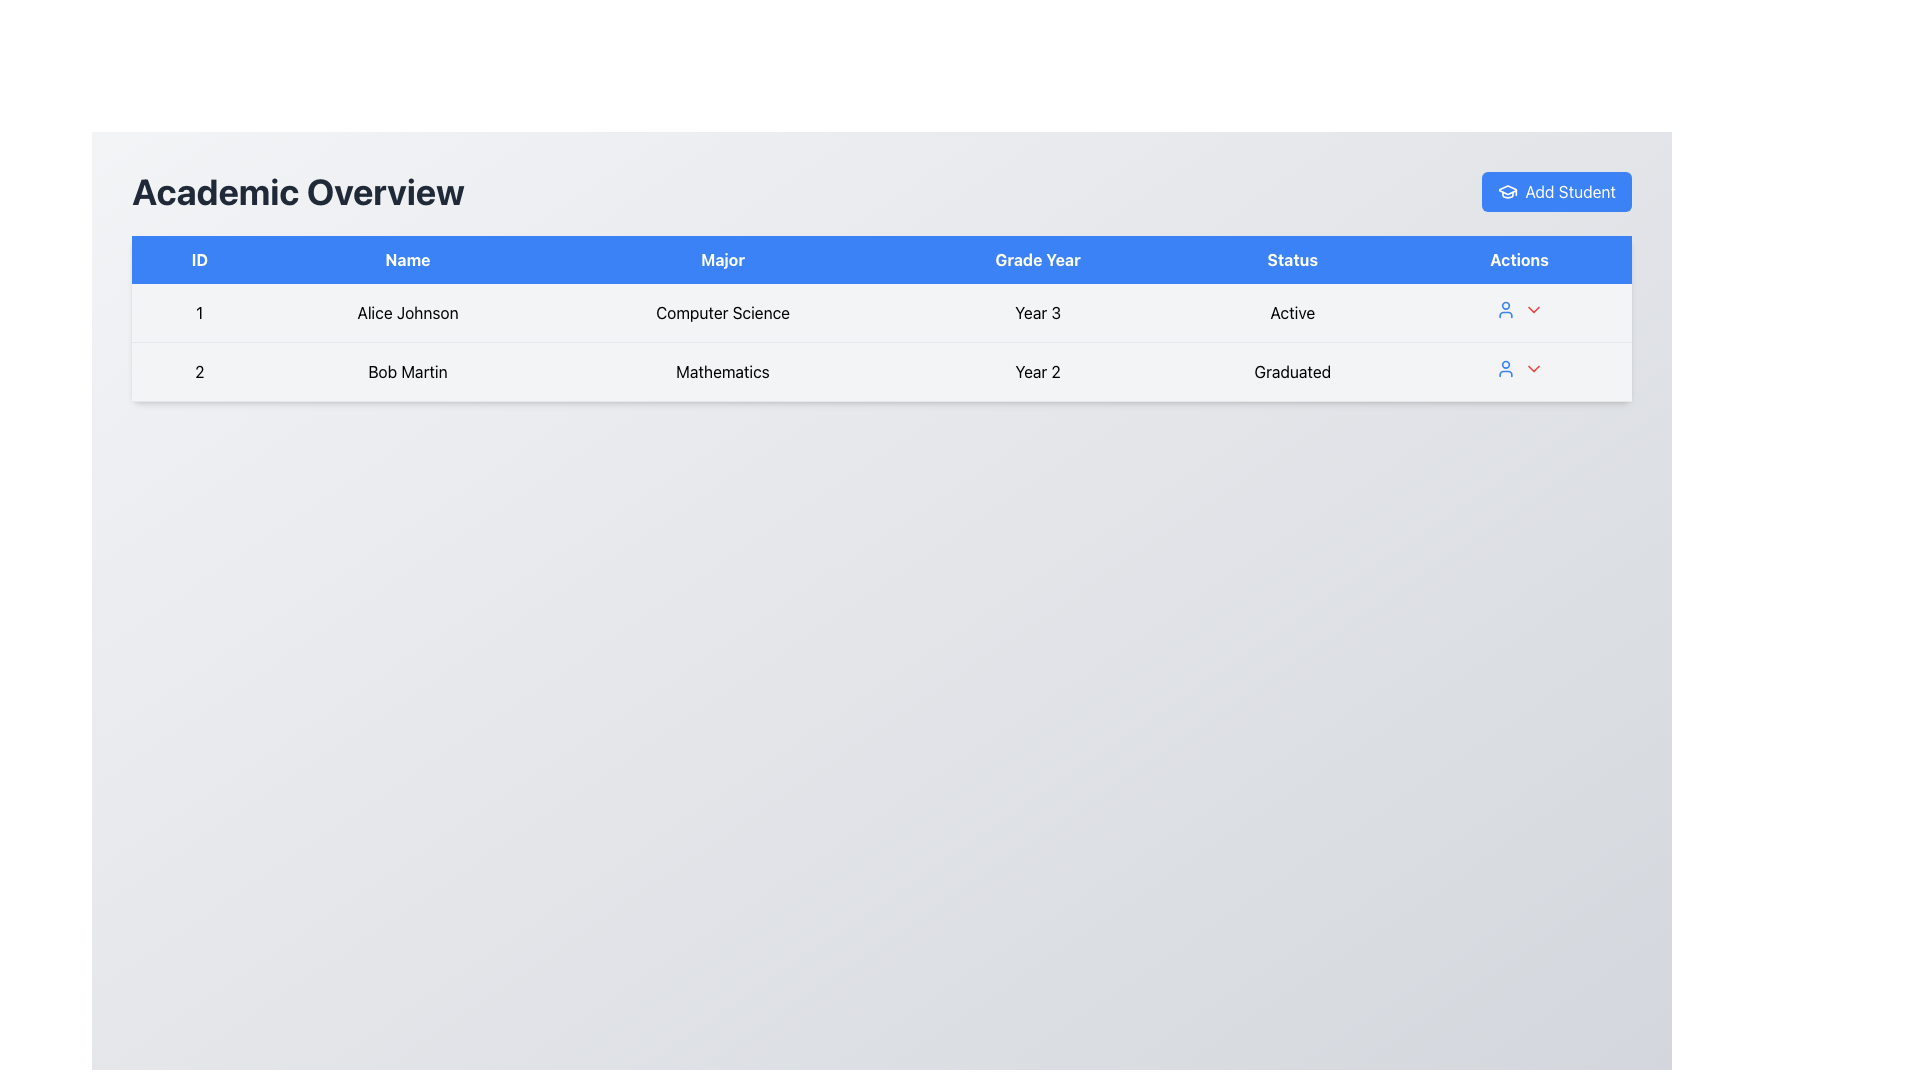  What do you see at coordinates (1519, 371) in the screenshot?
I see `the Interactive Grouping element` at bounding box center [1519, 371].